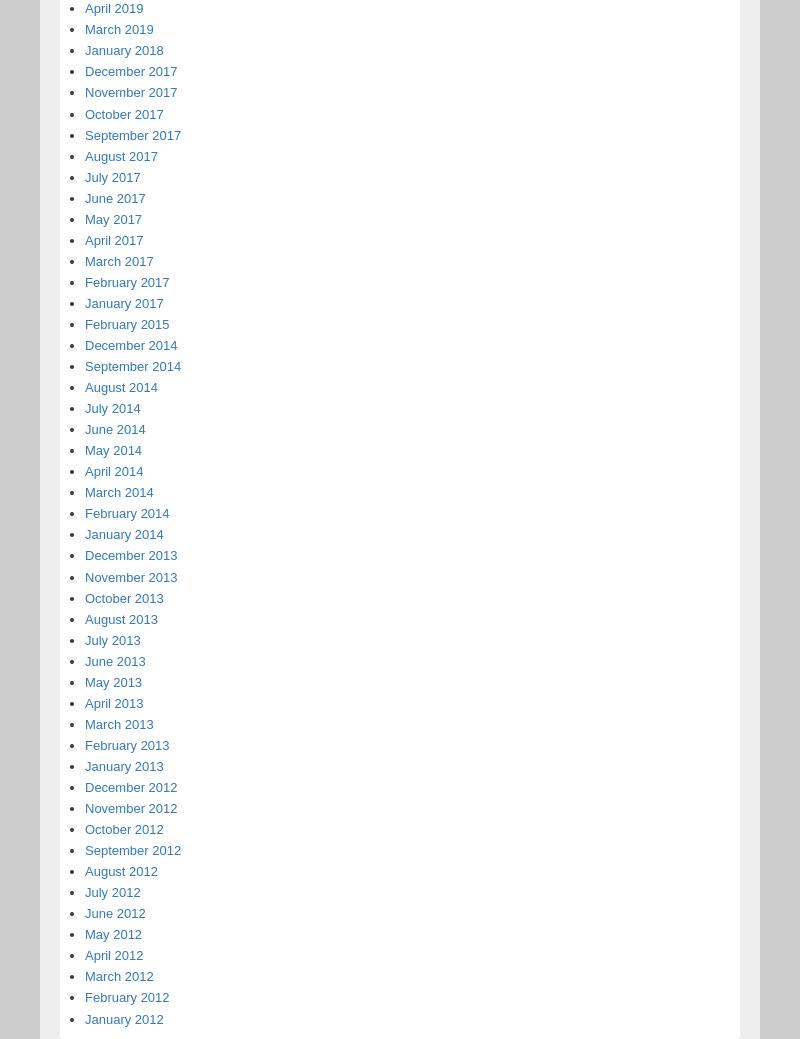 This screenshot has height=1039, width=800. Describe the element at coordinates (84, 386) in the screenshot. I see `'August 2014'` at that location.